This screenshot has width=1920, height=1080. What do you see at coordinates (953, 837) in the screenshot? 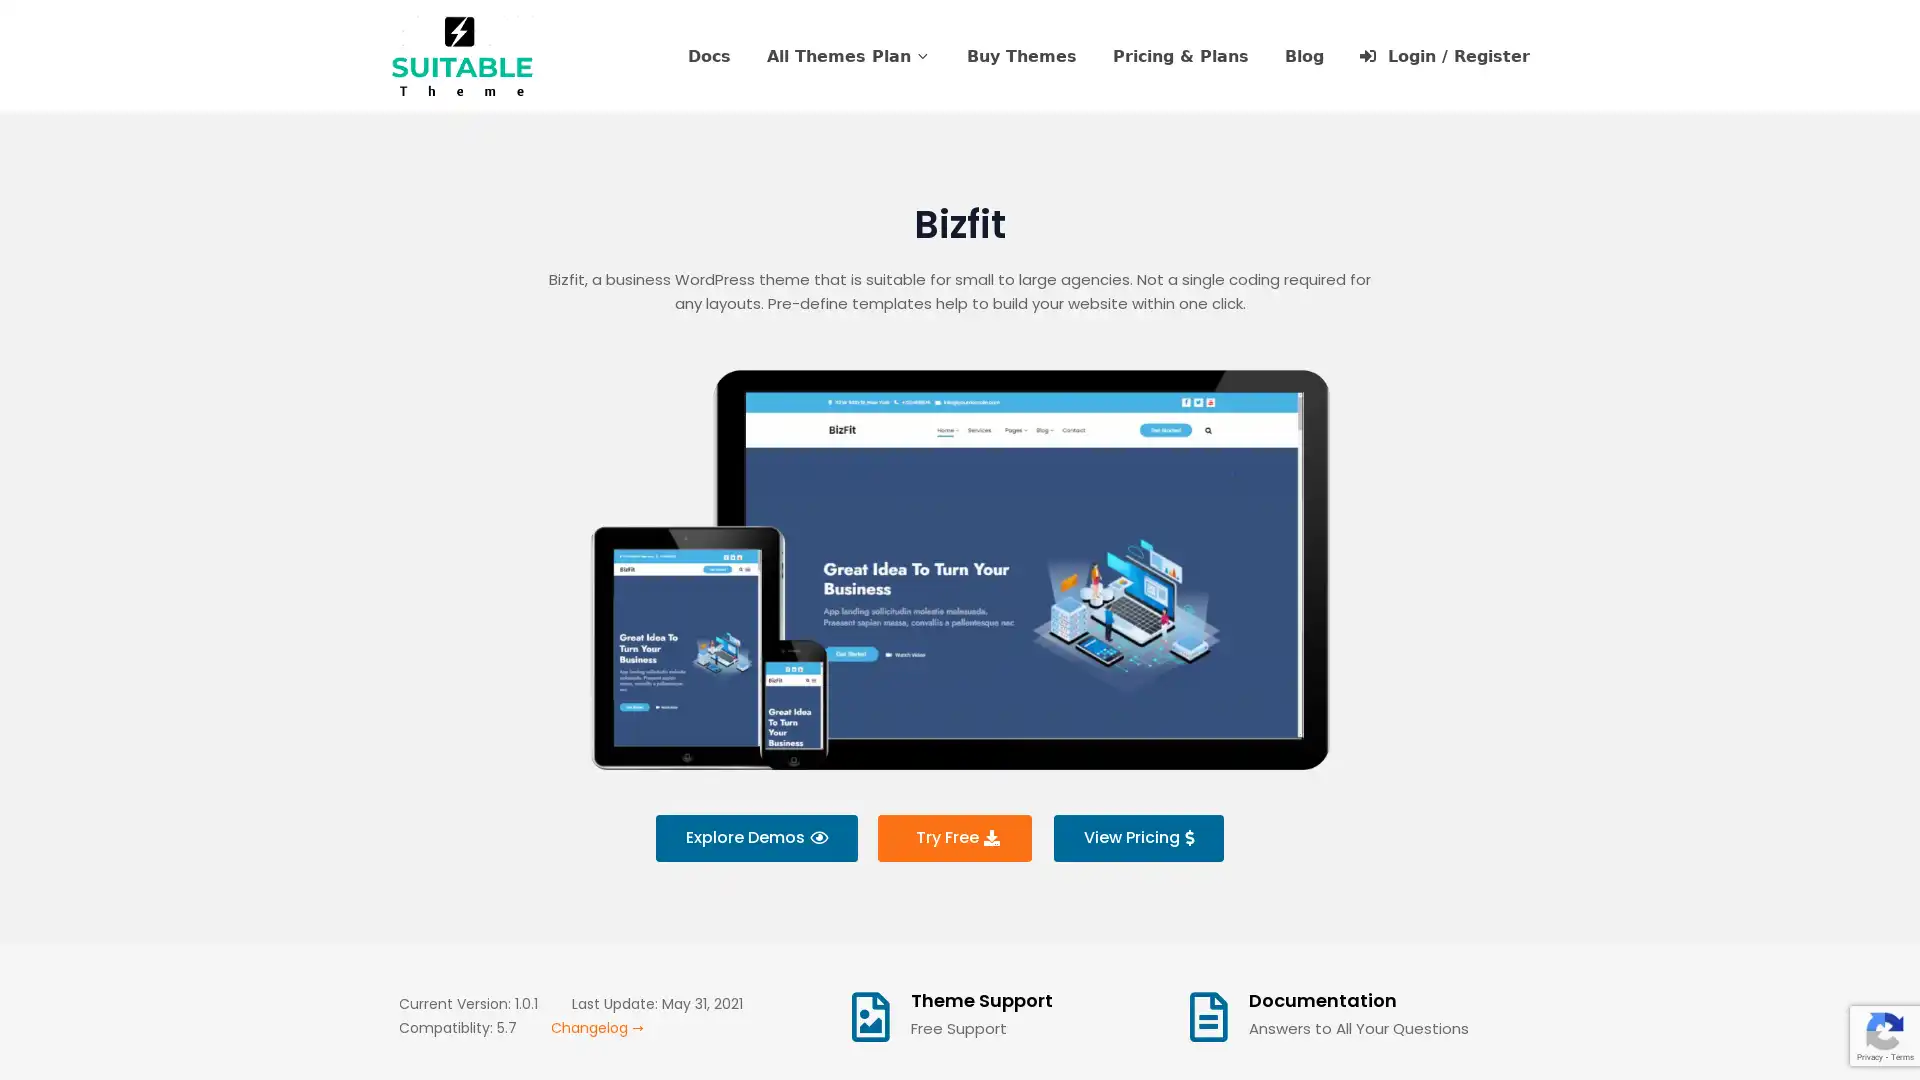
I see `Try Free` at bounding box center [953, 837].